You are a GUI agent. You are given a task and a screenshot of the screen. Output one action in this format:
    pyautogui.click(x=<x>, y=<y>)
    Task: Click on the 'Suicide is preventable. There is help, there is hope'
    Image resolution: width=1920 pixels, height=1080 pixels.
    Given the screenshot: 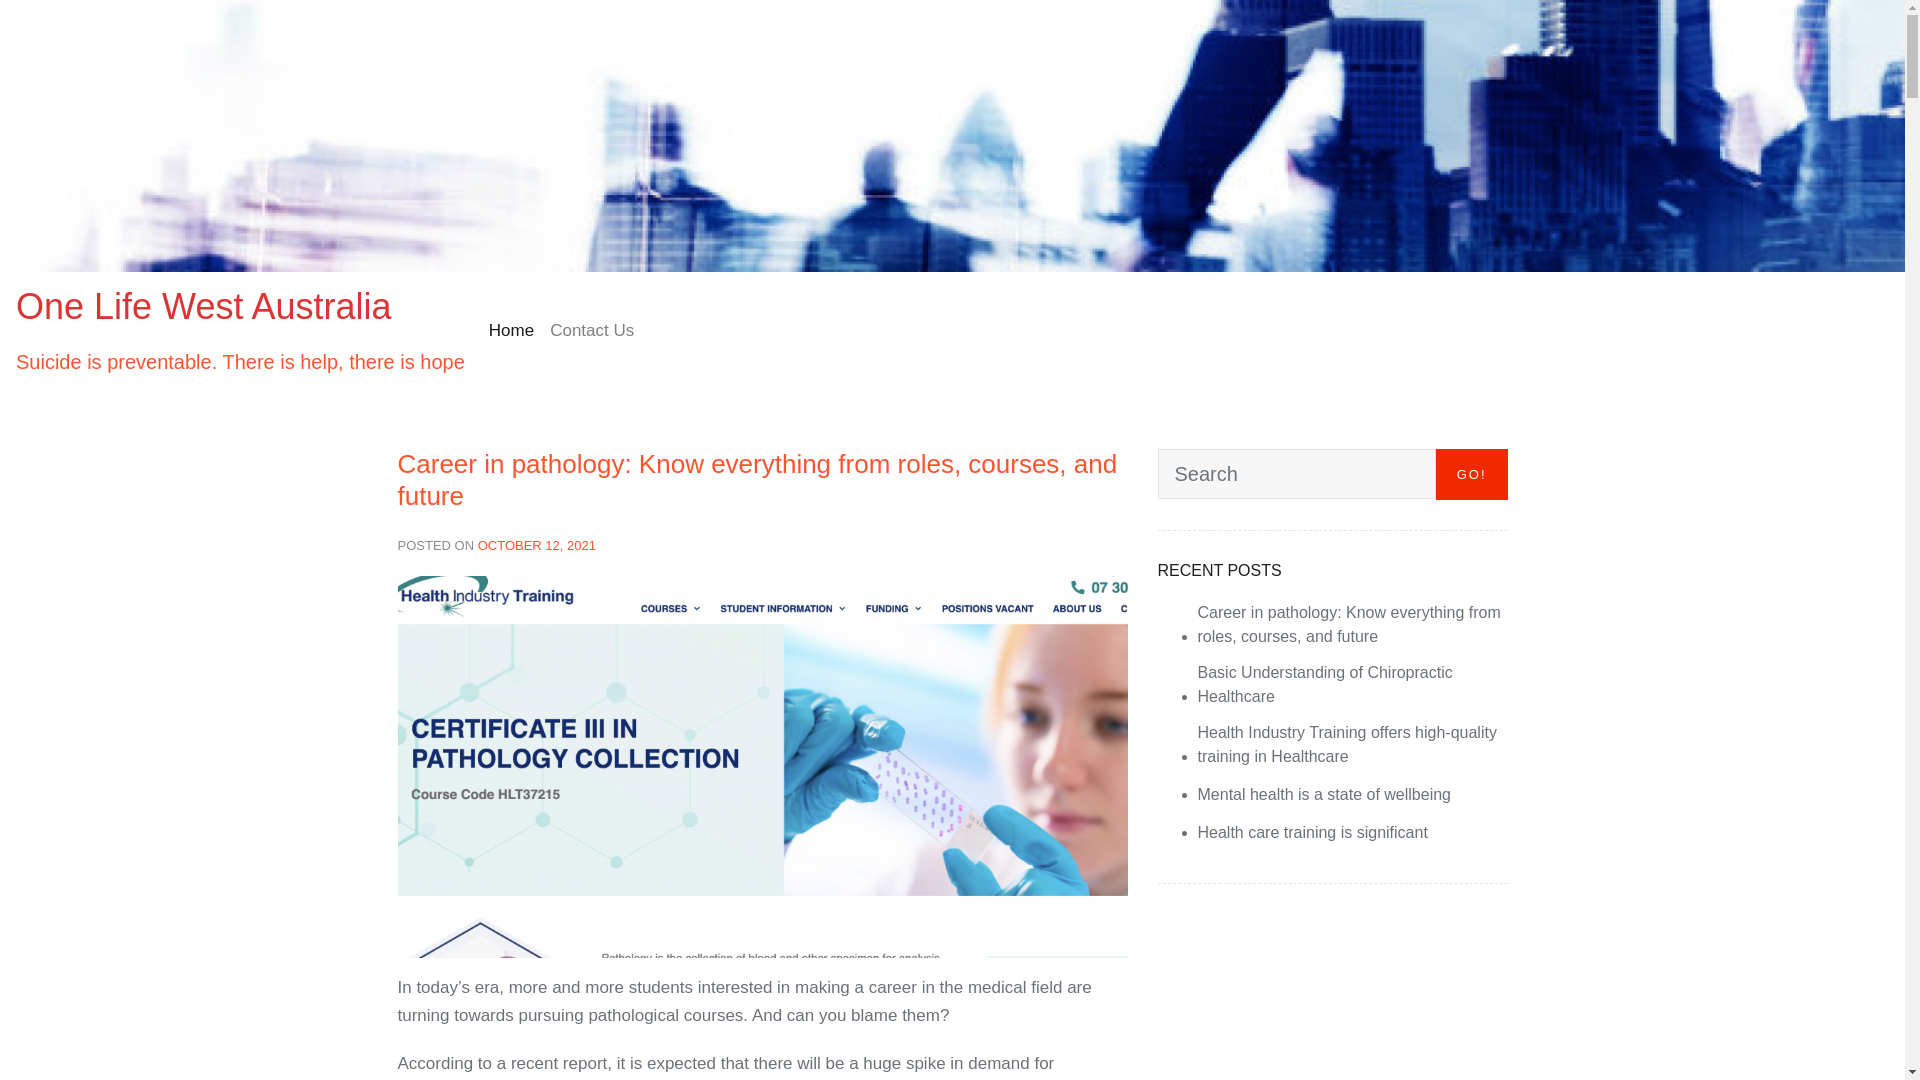 What is the action you would take?
    pyautogui.click(x=240, y=362)
    